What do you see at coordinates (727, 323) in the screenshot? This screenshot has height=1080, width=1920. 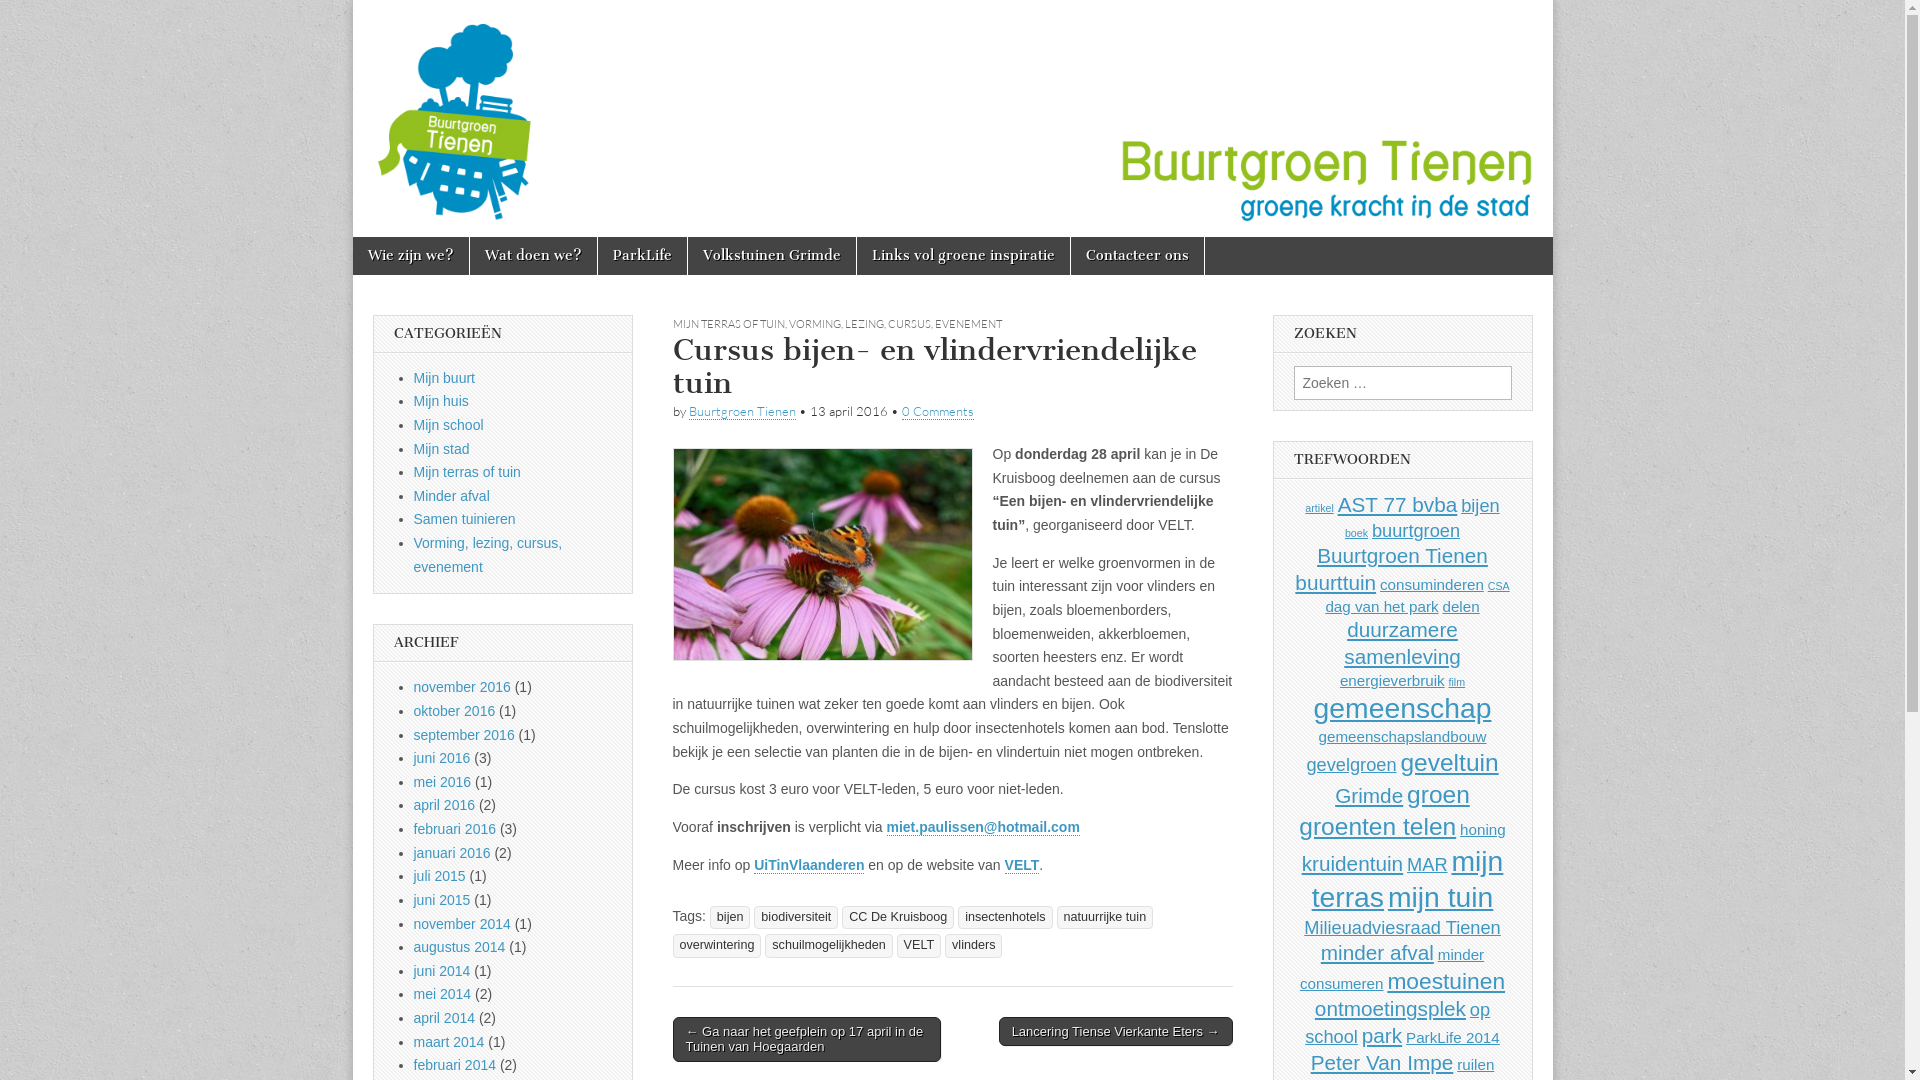 I see `'MIJN TERRAS OF TUIN'` at bounding box center [727, 323].